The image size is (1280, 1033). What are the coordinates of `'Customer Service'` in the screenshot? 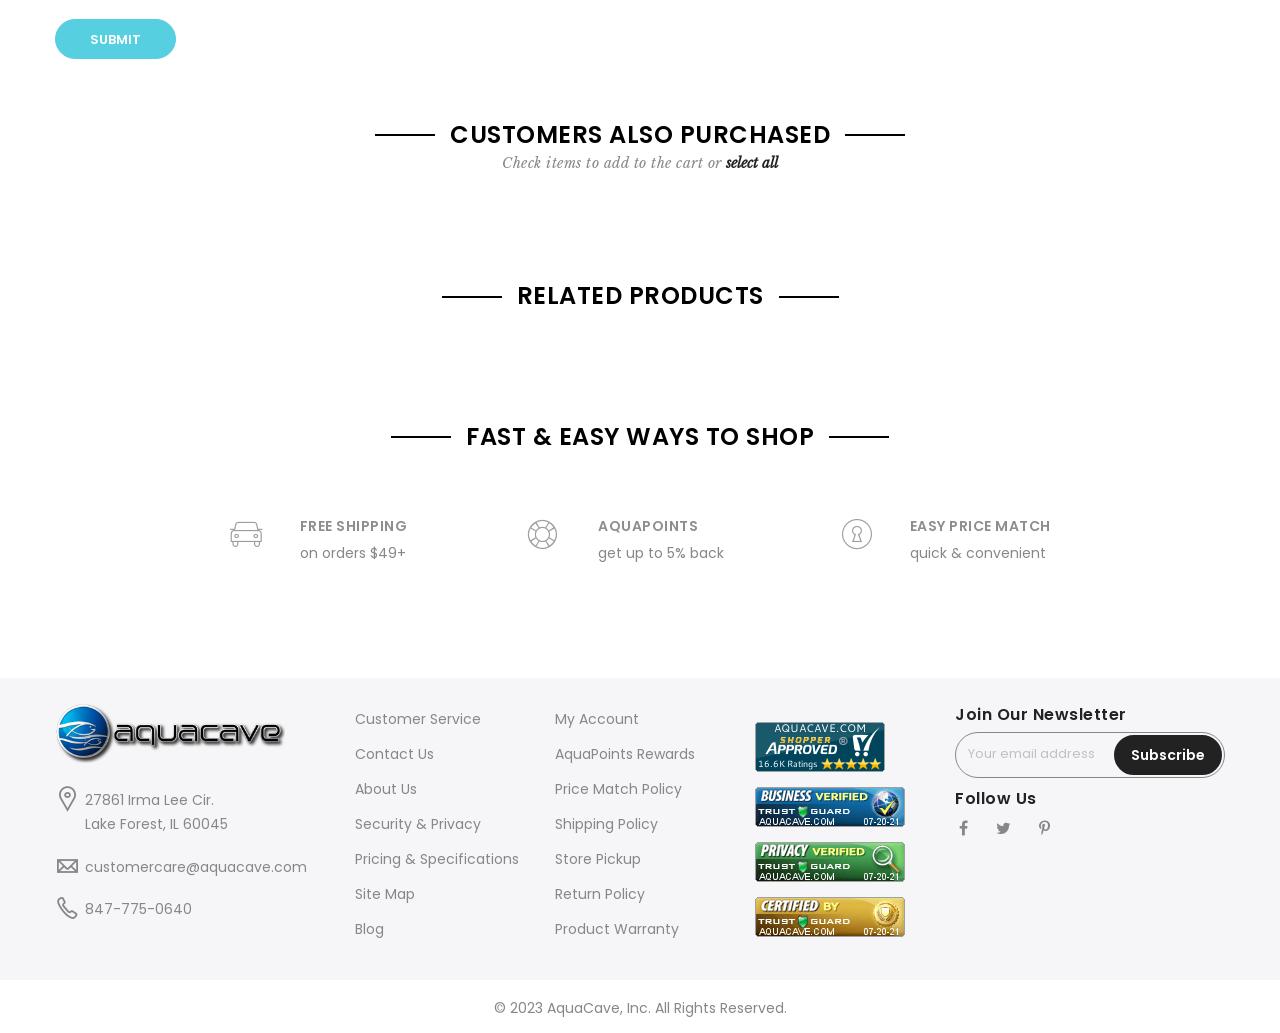 It's located at (417, 718).